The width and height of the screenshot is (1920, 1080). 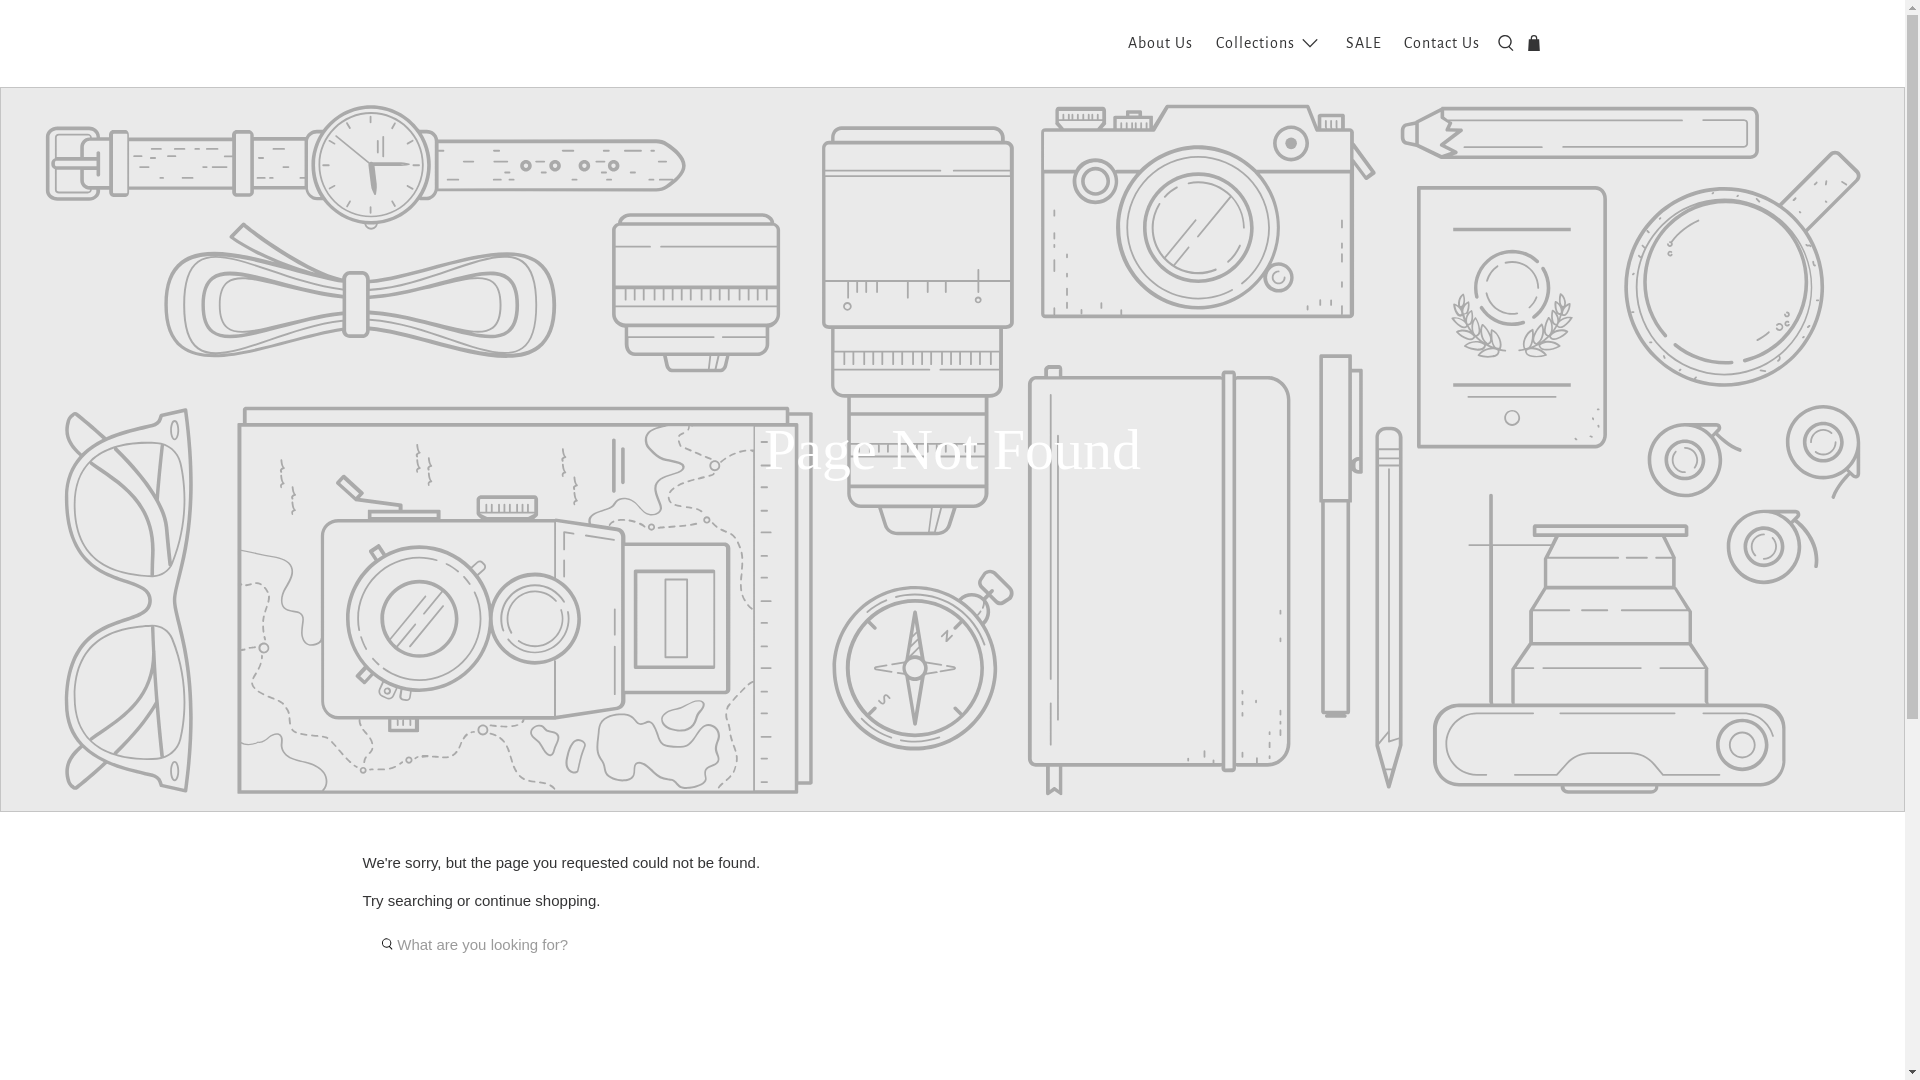 What do you see at coordinates (458, 43) in the screenshot?
I see `'Gemajesty Jewellery'` at bounding box center [458, 43].